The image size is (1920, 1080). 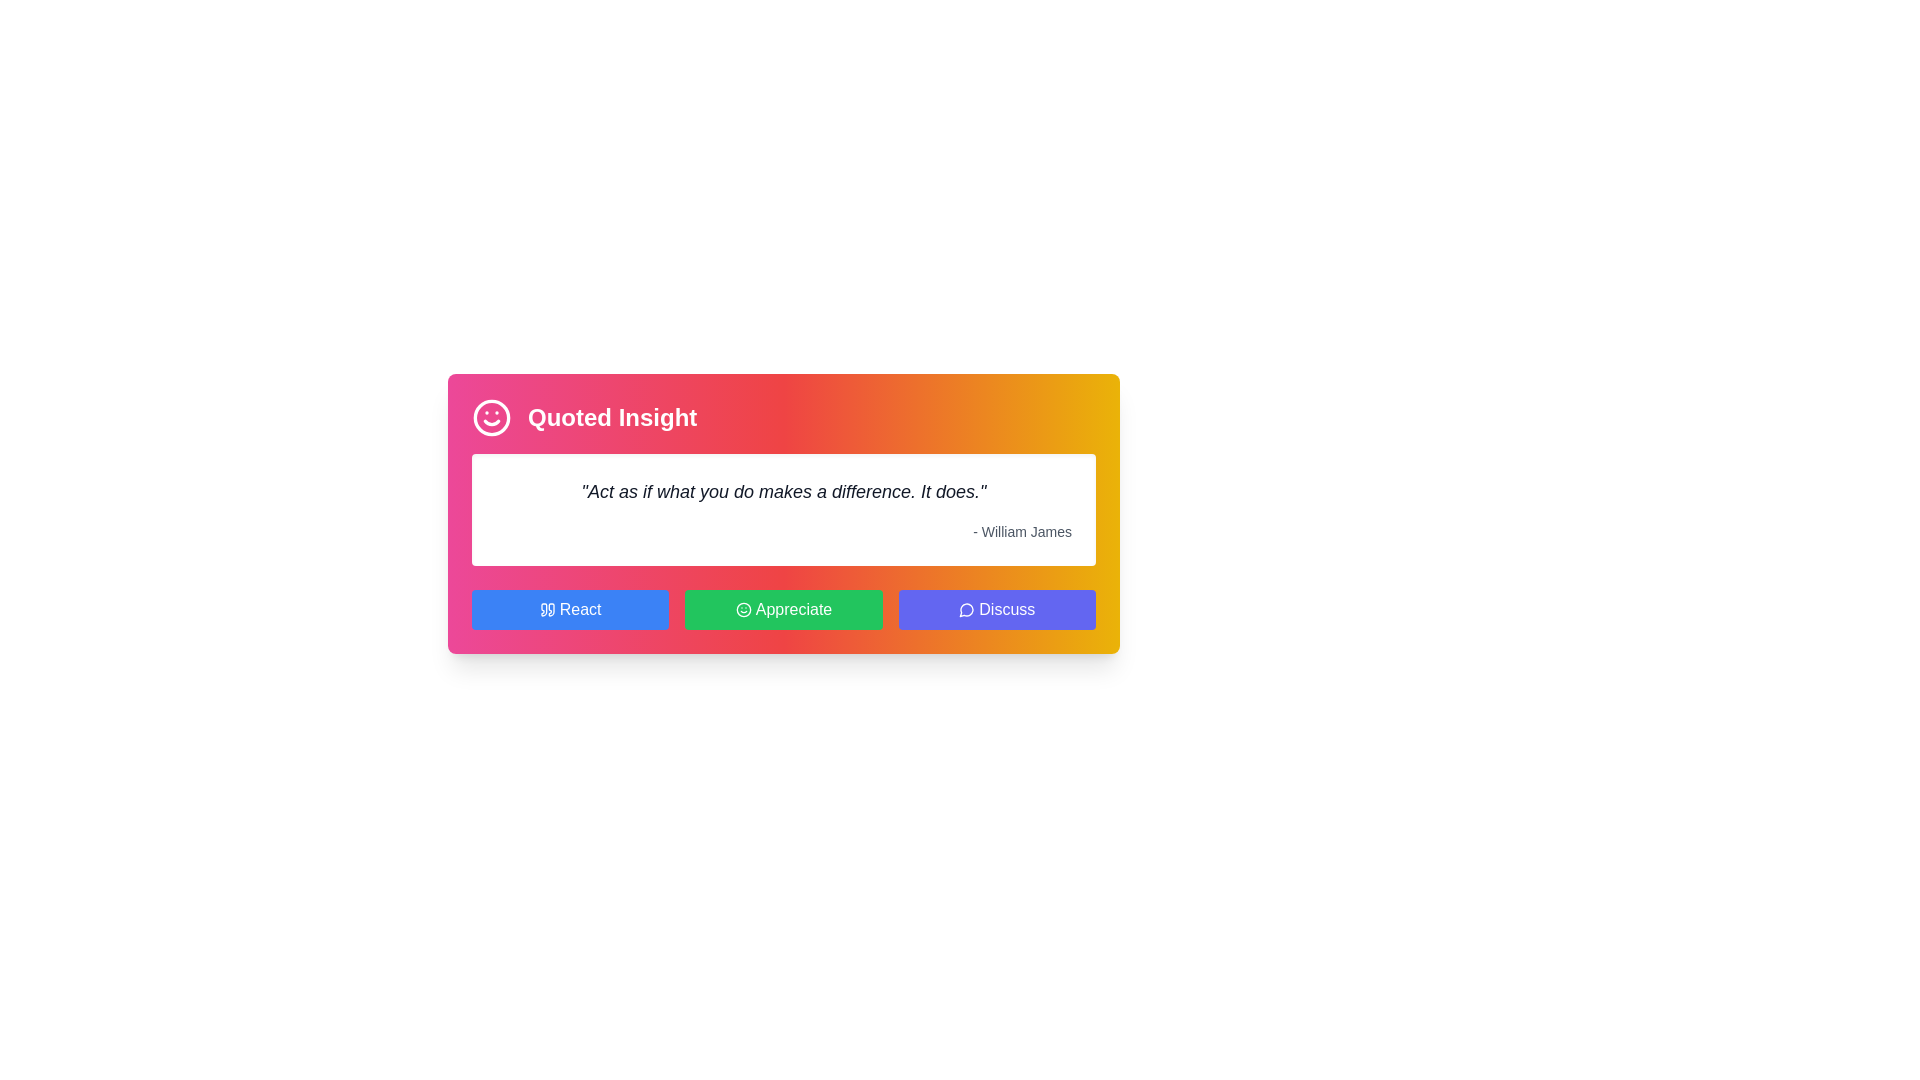 What do you see at coordinates (782, 608) in the screenshot?
I see `the 'Appreciate' button, which is the middle button in a row of three buttons positioned below a motivational quote box` at bounding box center [782, 608].